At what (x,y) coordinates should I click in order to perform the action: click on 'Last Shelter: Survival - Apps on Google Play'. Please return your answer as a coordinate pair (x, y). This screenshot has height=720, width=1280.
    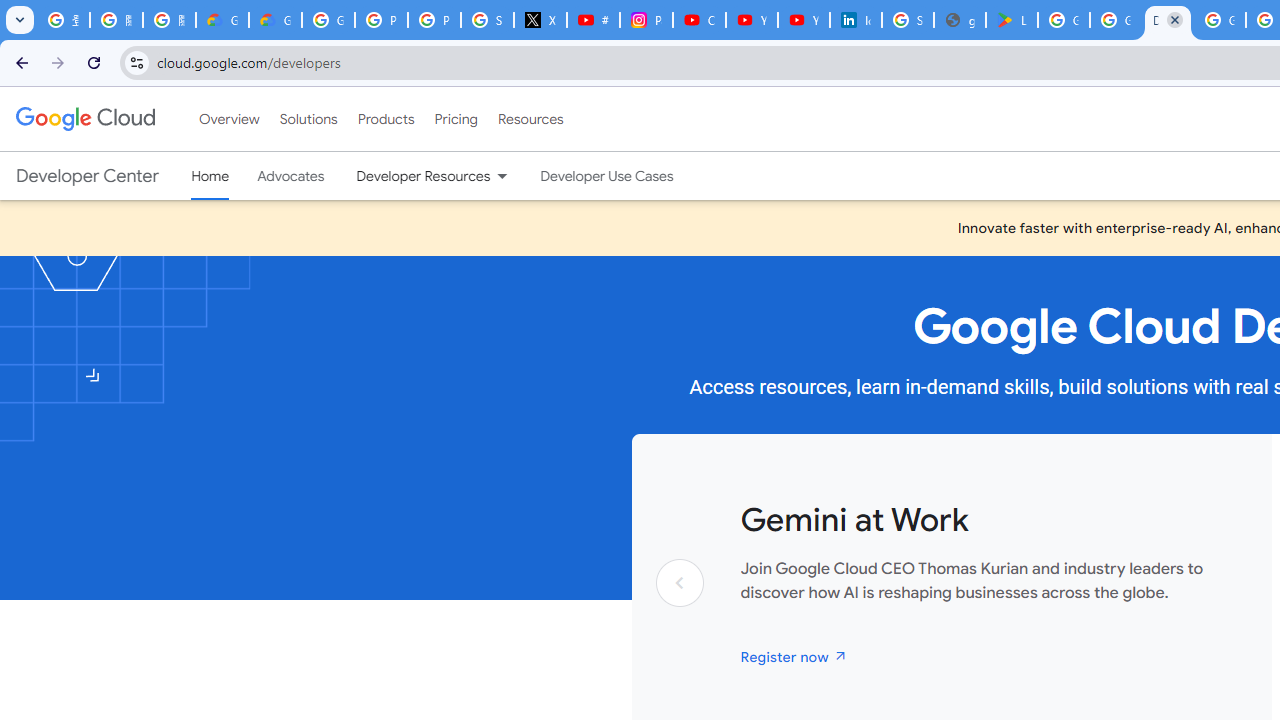
    Looking at the image, I should click on (1011, 20).